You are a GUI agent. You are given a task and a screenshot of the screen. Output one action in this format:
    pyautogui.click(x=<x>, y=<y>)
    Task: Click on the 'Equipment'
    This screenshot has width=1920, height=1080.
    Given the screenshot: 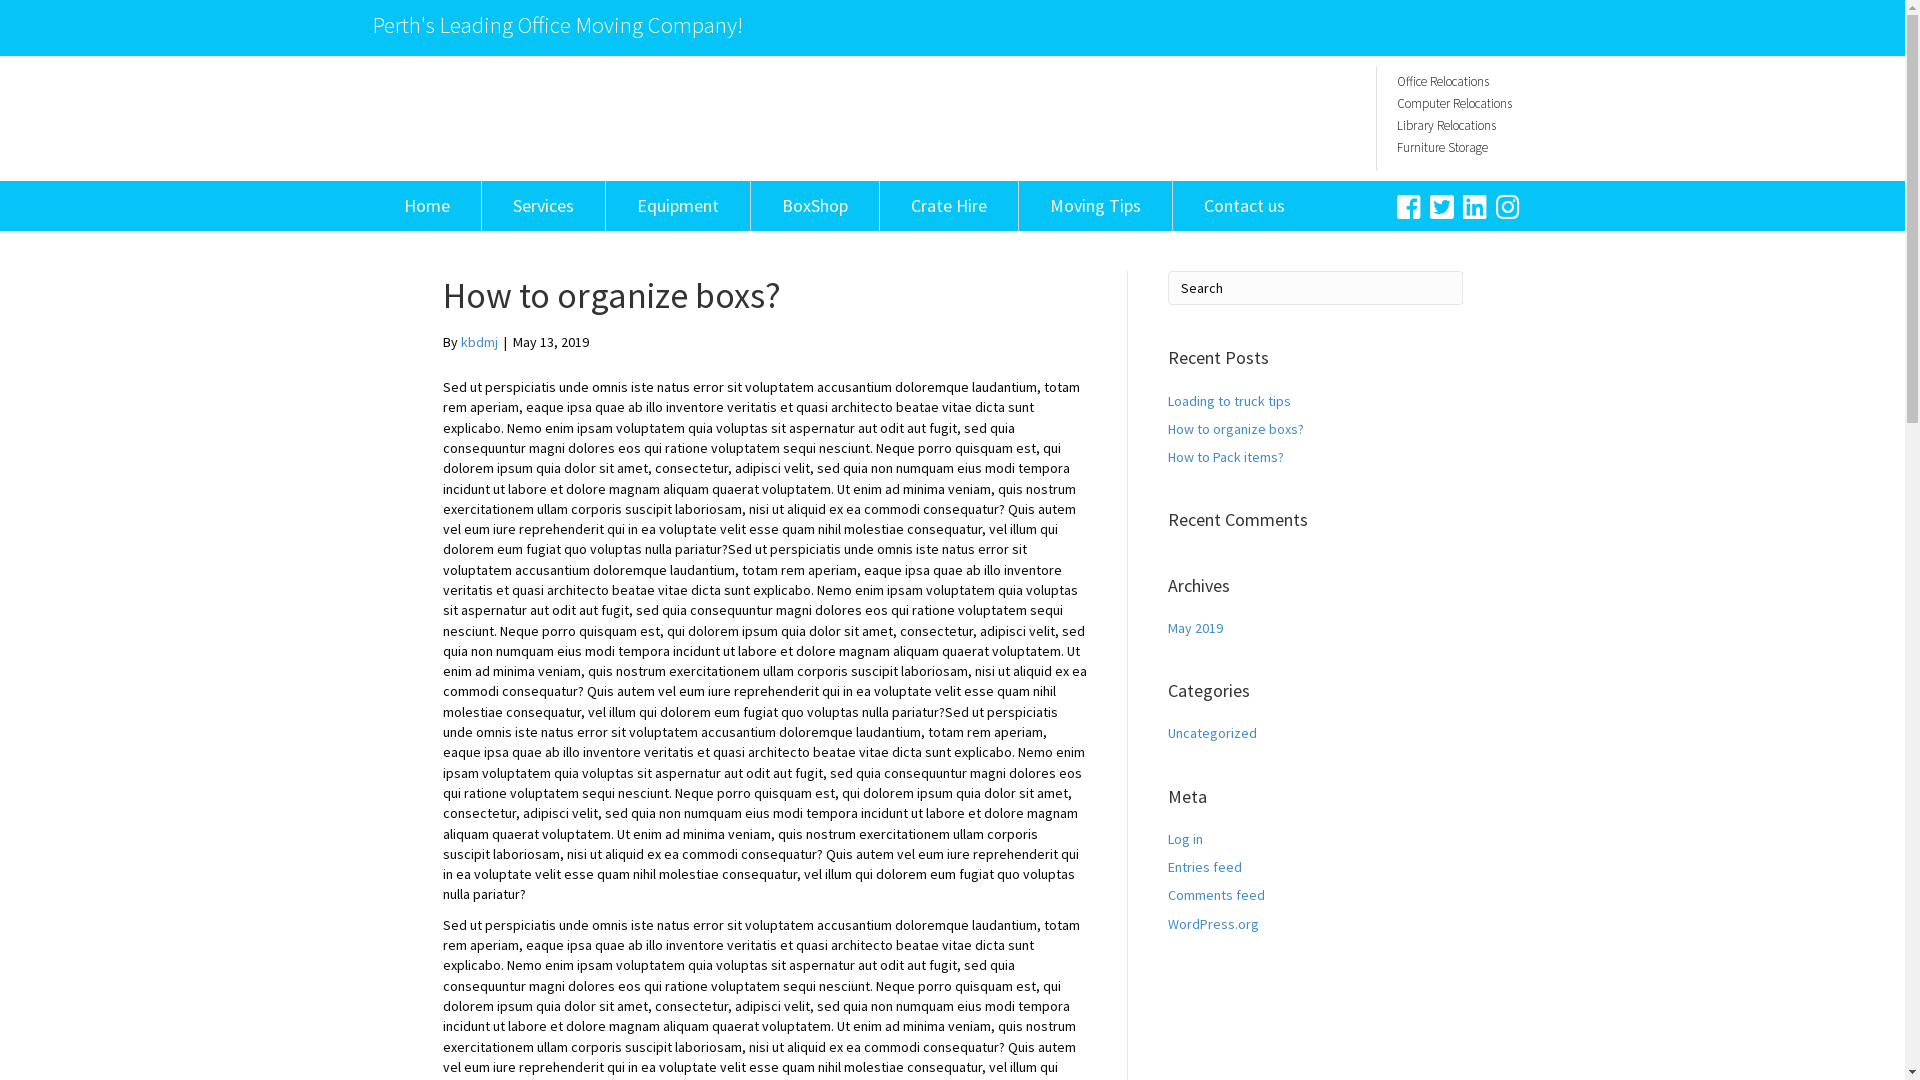 What is the action you would take?
    pyautogui.click(x=677, y=205)
    